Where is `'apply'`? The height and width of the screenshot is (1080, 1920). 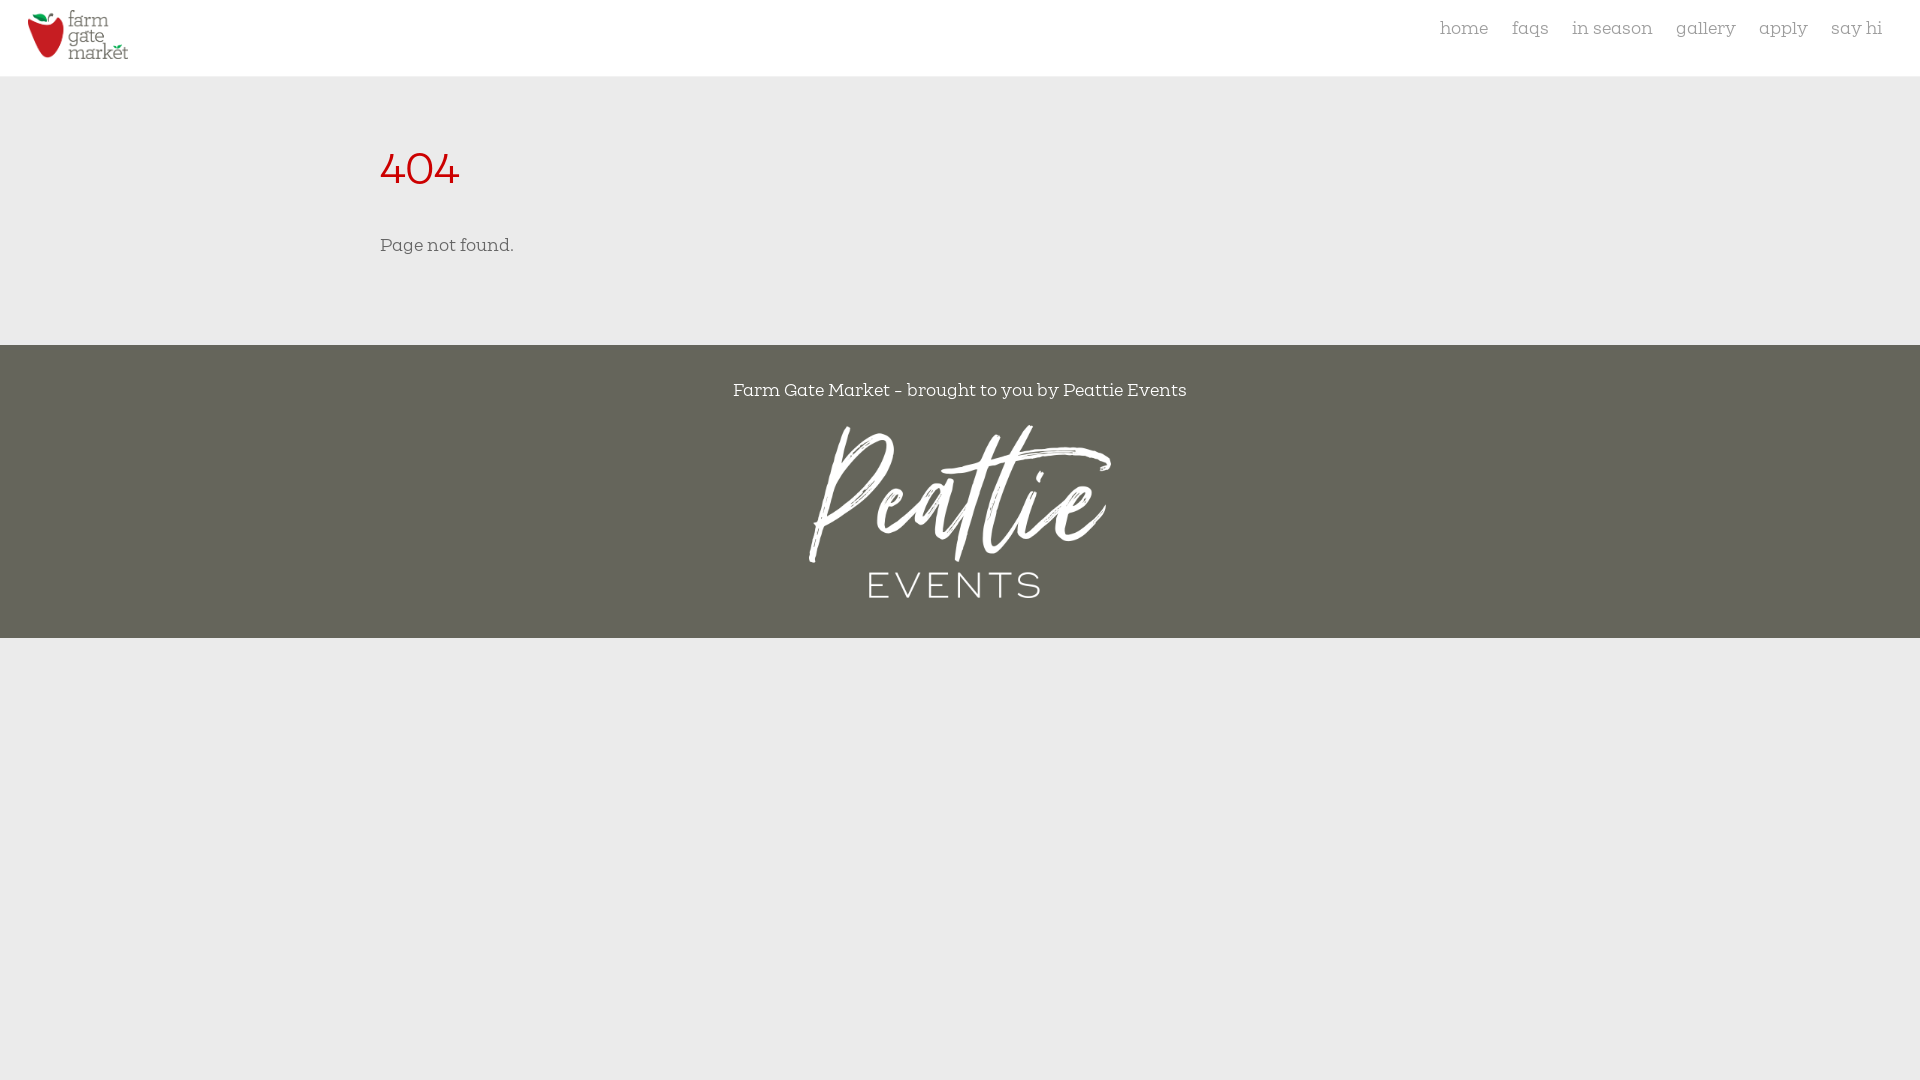 'apply' is located at coordinates (1784, 27).